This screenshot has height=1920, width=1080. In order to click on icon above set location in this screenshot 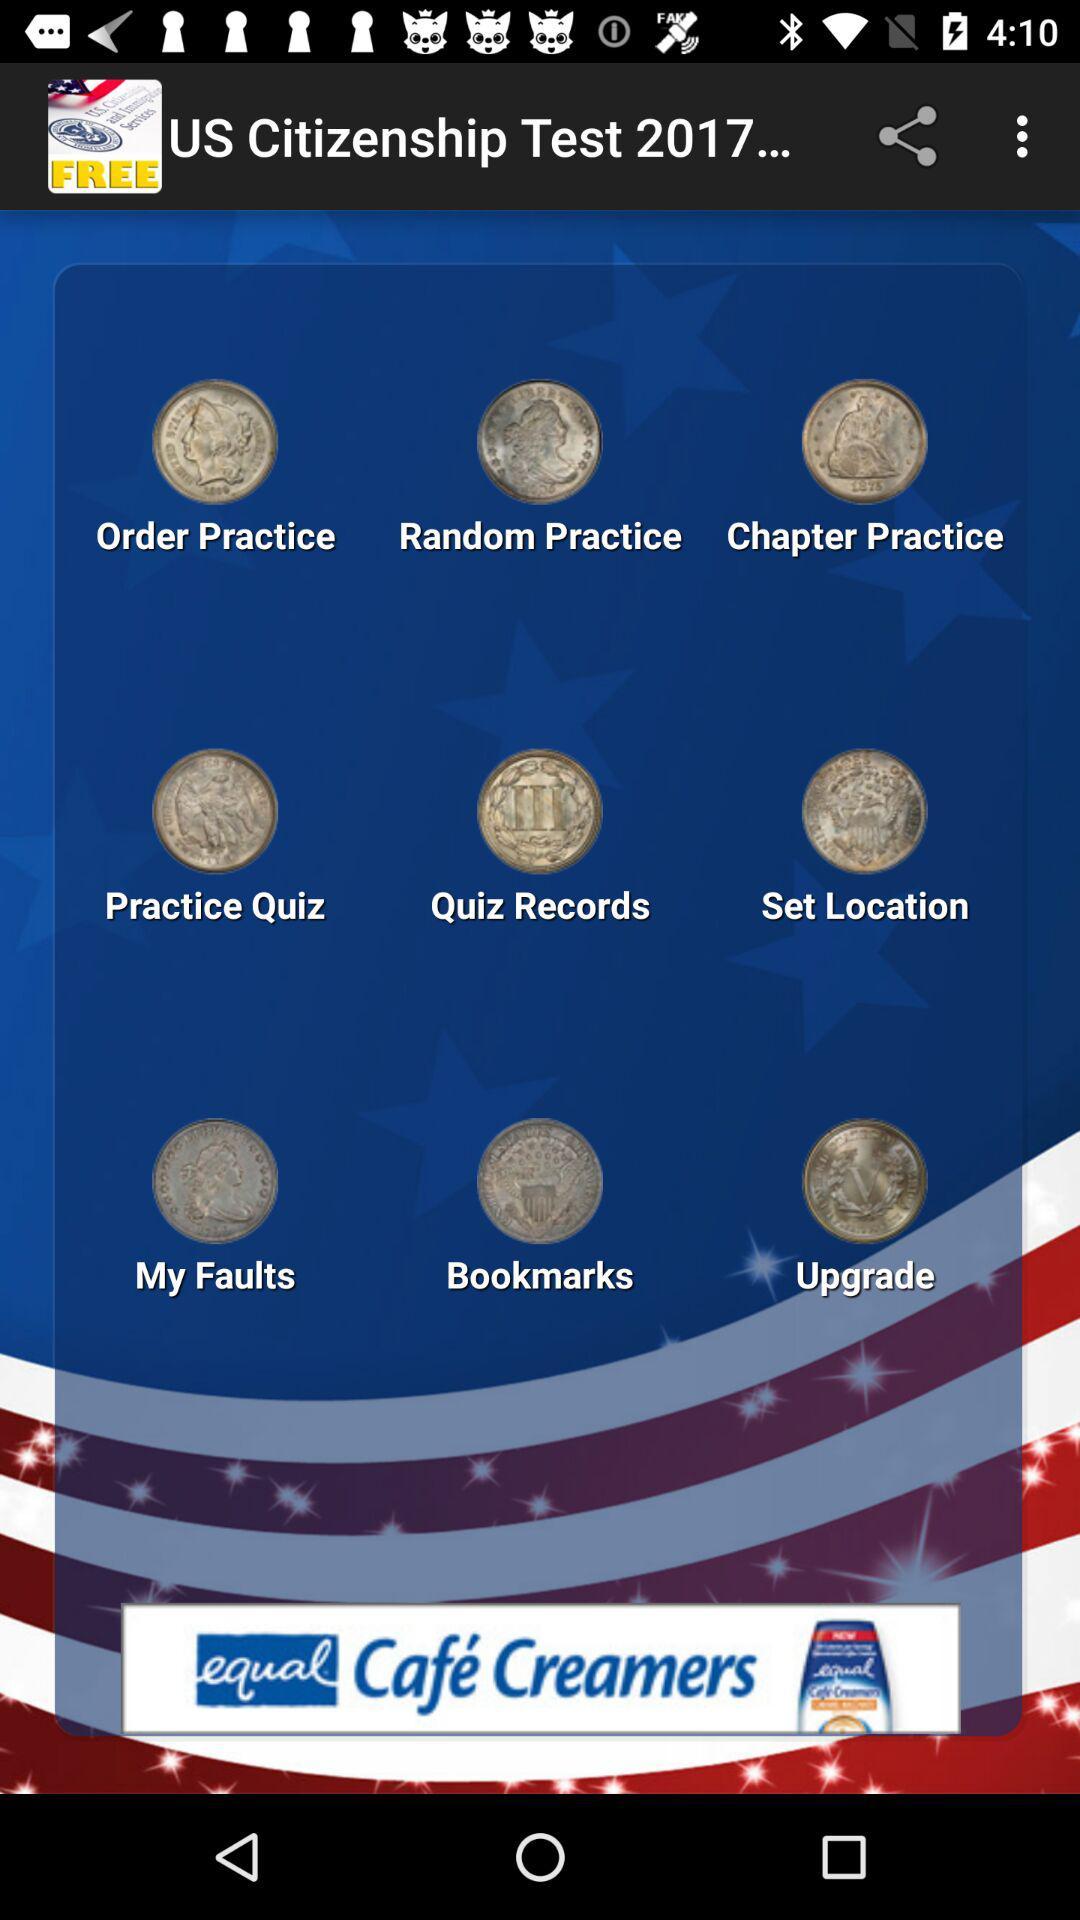, I will do `click(863, 811)`.